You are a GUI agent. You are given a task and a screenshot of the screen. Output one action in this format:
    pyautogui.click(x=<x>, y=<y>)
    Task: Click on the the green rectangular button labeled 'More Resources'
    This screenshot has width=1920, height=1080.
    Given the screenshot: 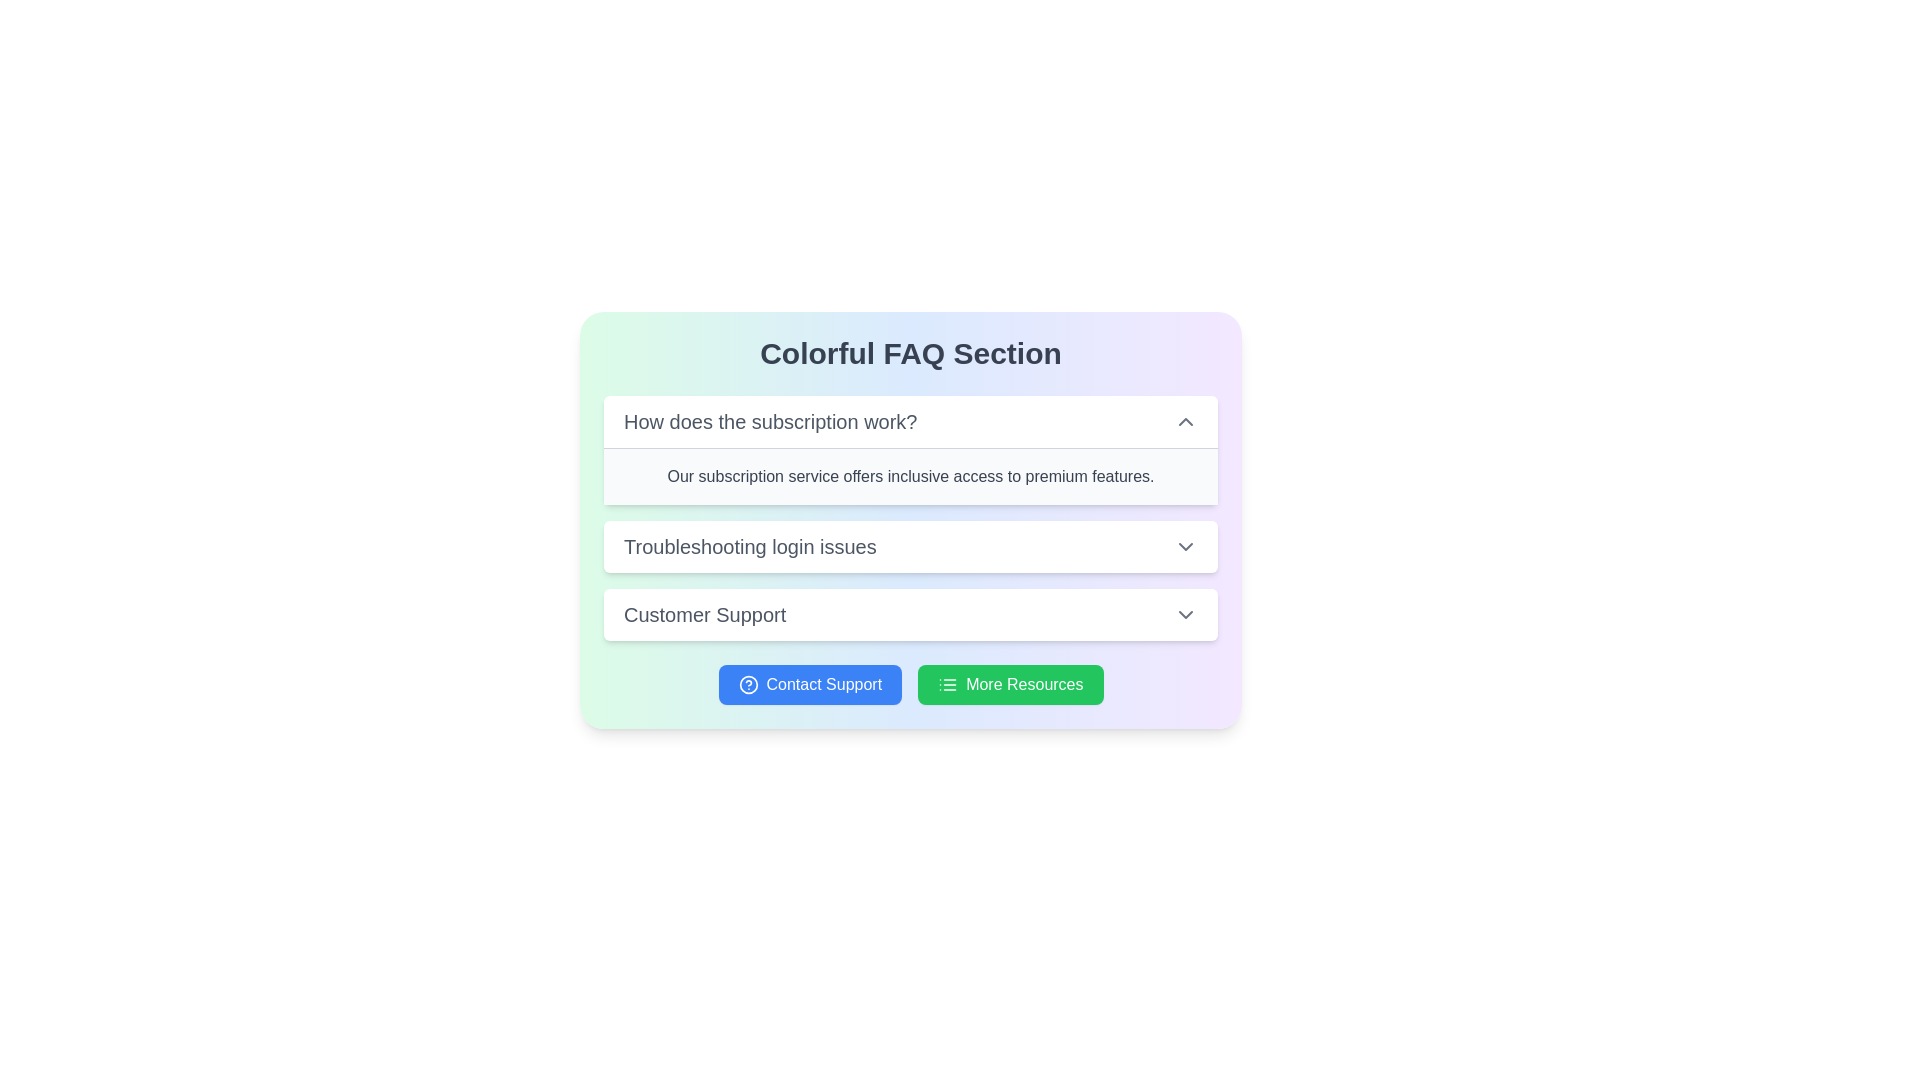 What is the action you would take?
    pyautogui.click(x=1010, y=684)
    